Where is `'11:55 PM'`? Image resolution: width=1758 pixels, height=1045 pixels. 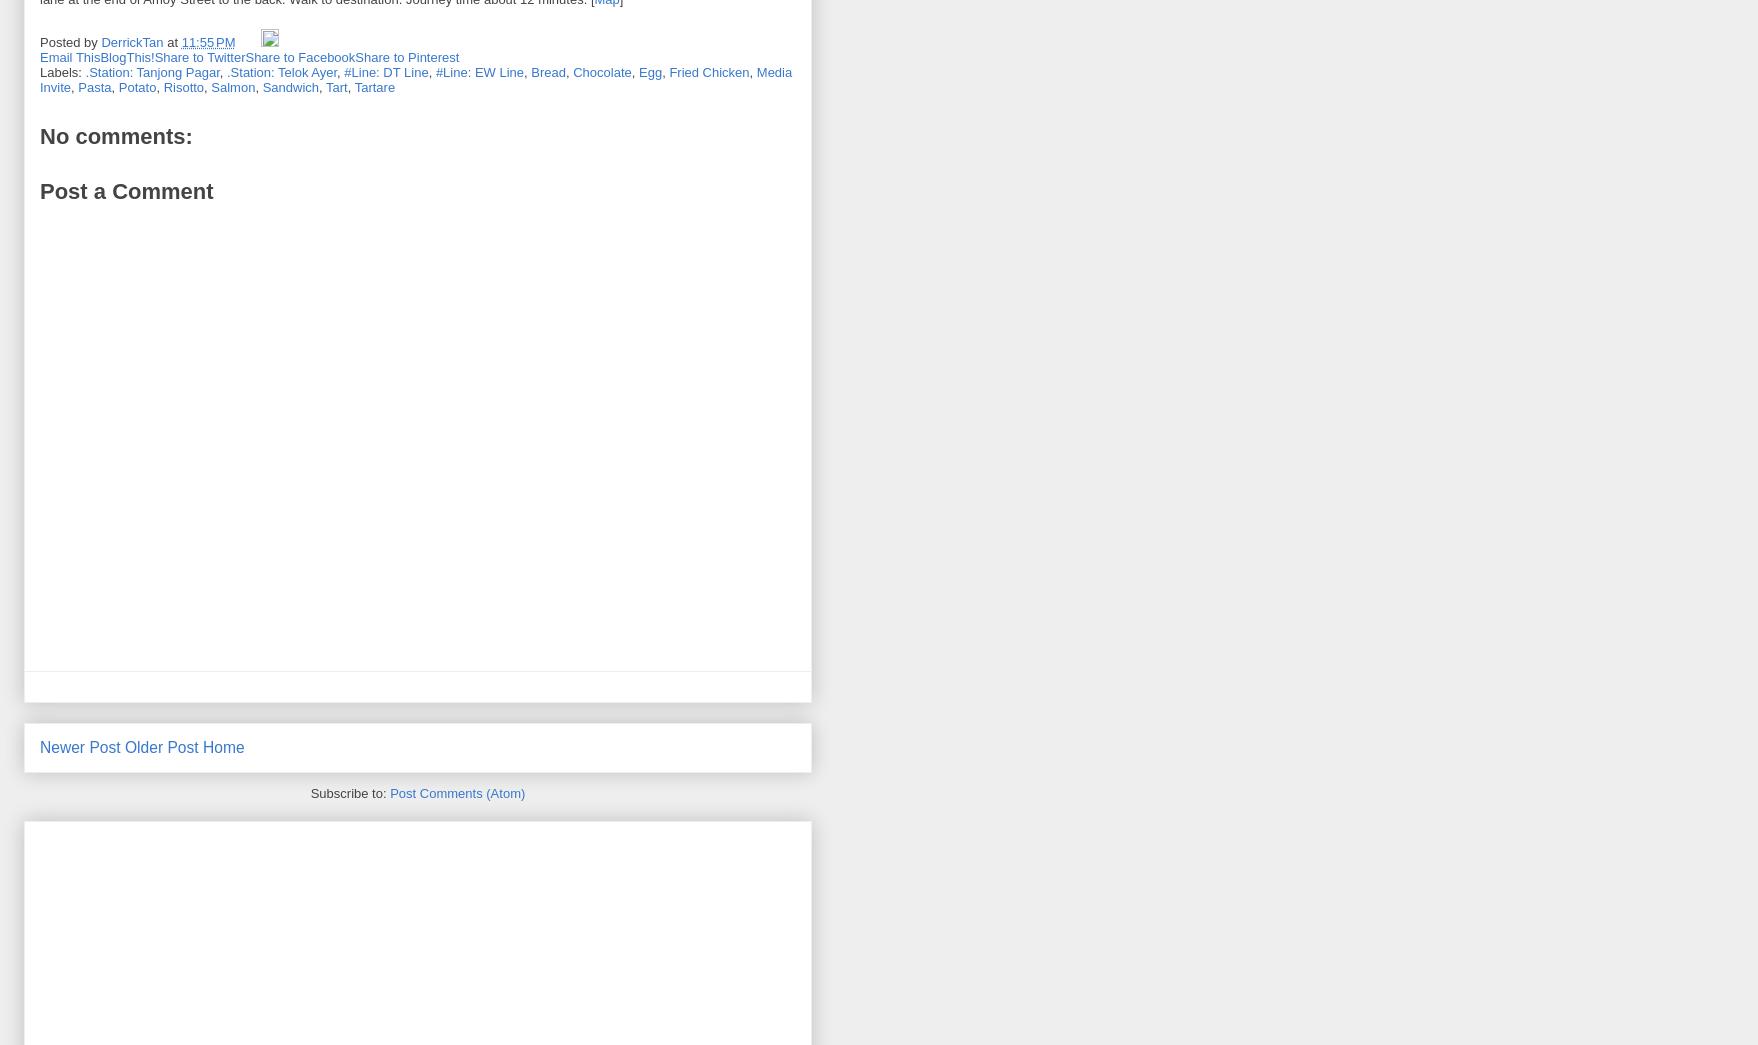 '11:55 PM' is located at coordinates (206, 40).